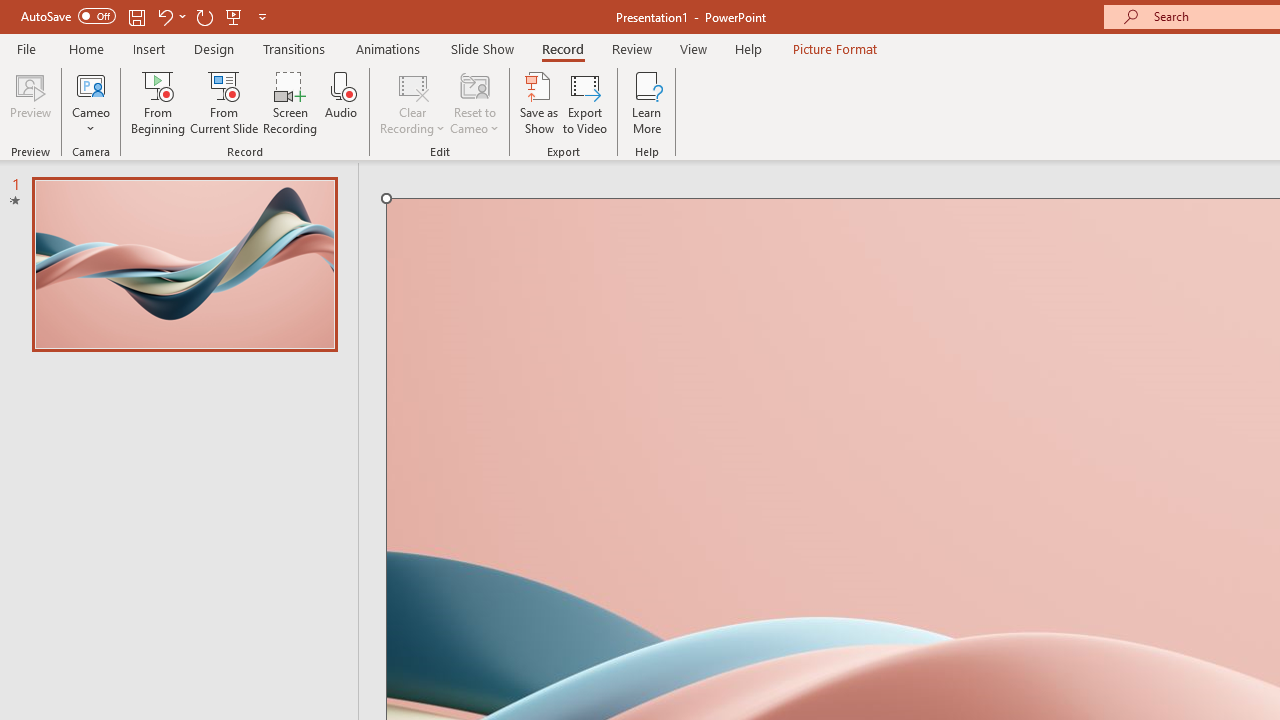 This screenshot has height=720, width=1280. Describe the element at coordinates (68, 16) in the screenshot. I see `'AutoSave'` at that location.